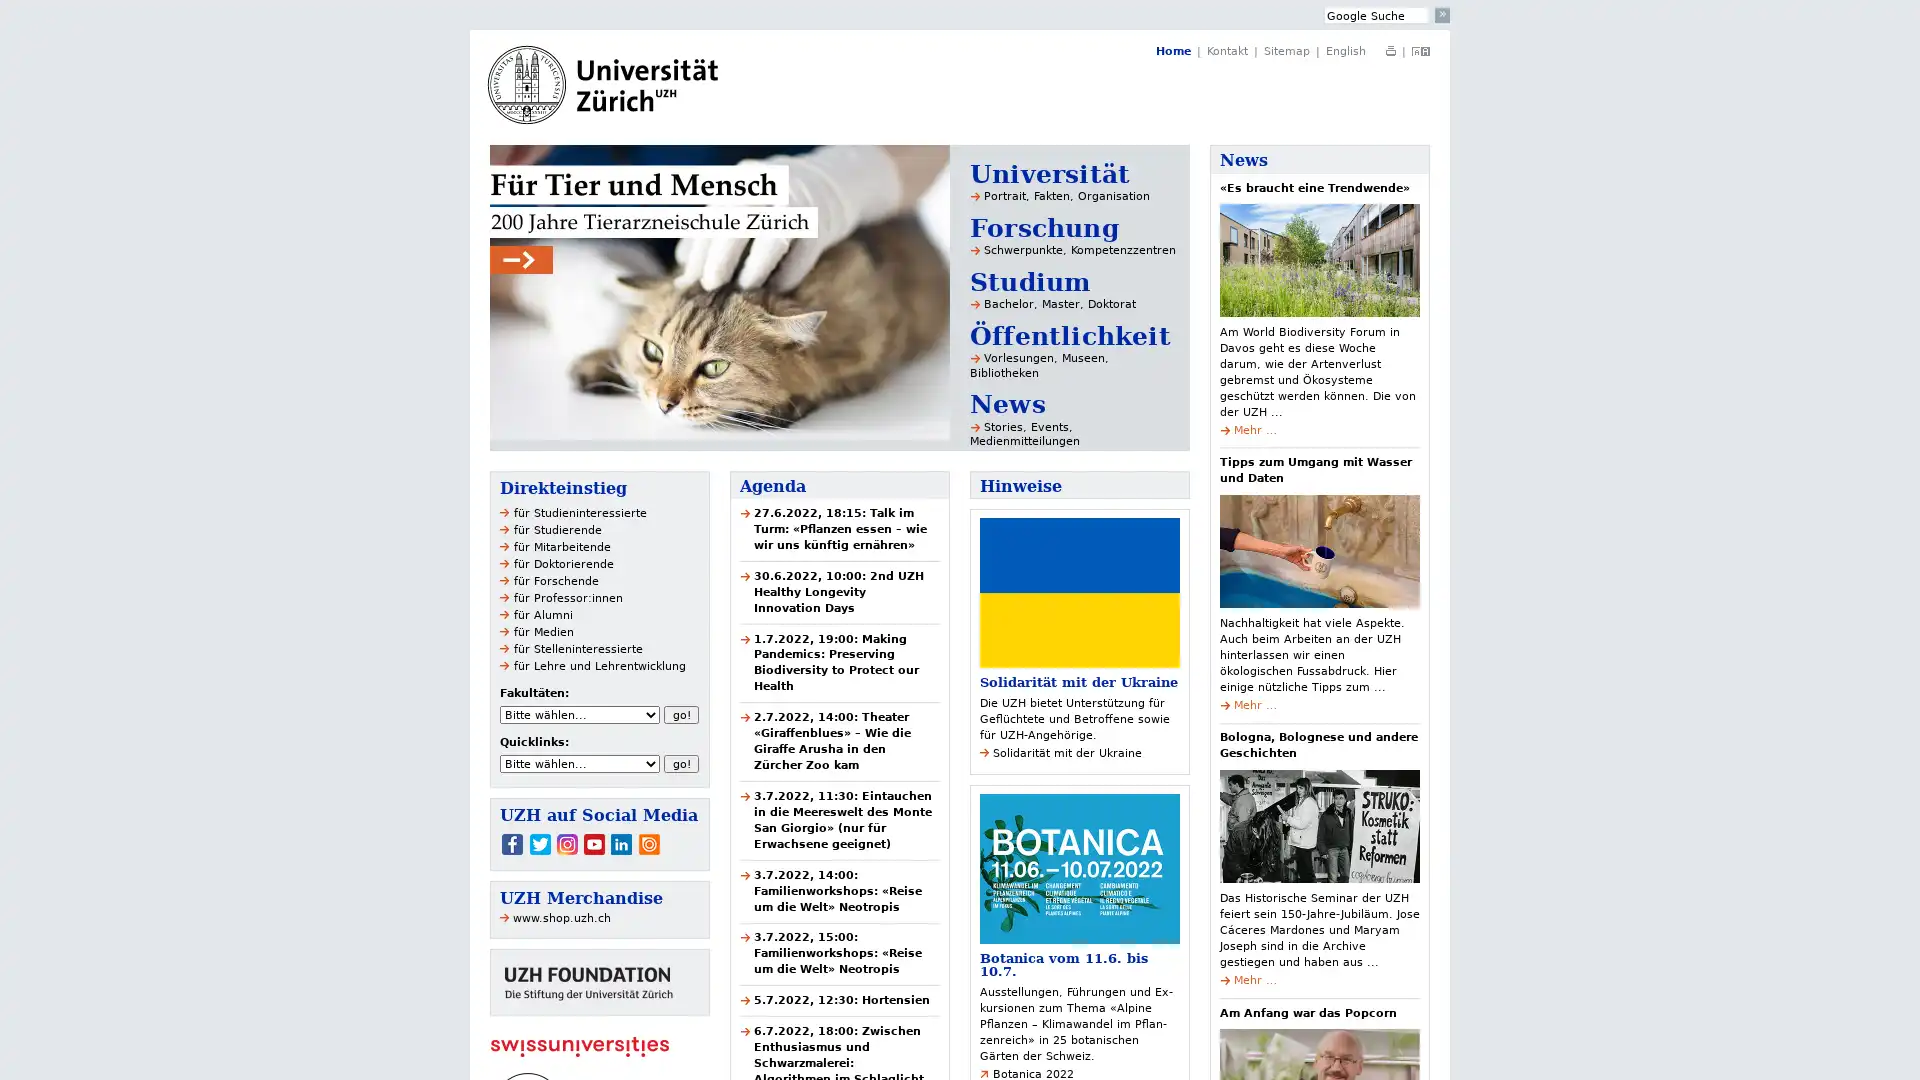 This screenshot has height=1080, width=1920. What do you see at coordinates (681, 713) in the screenshot?
I see `go!` at bounding box center [681, 713].